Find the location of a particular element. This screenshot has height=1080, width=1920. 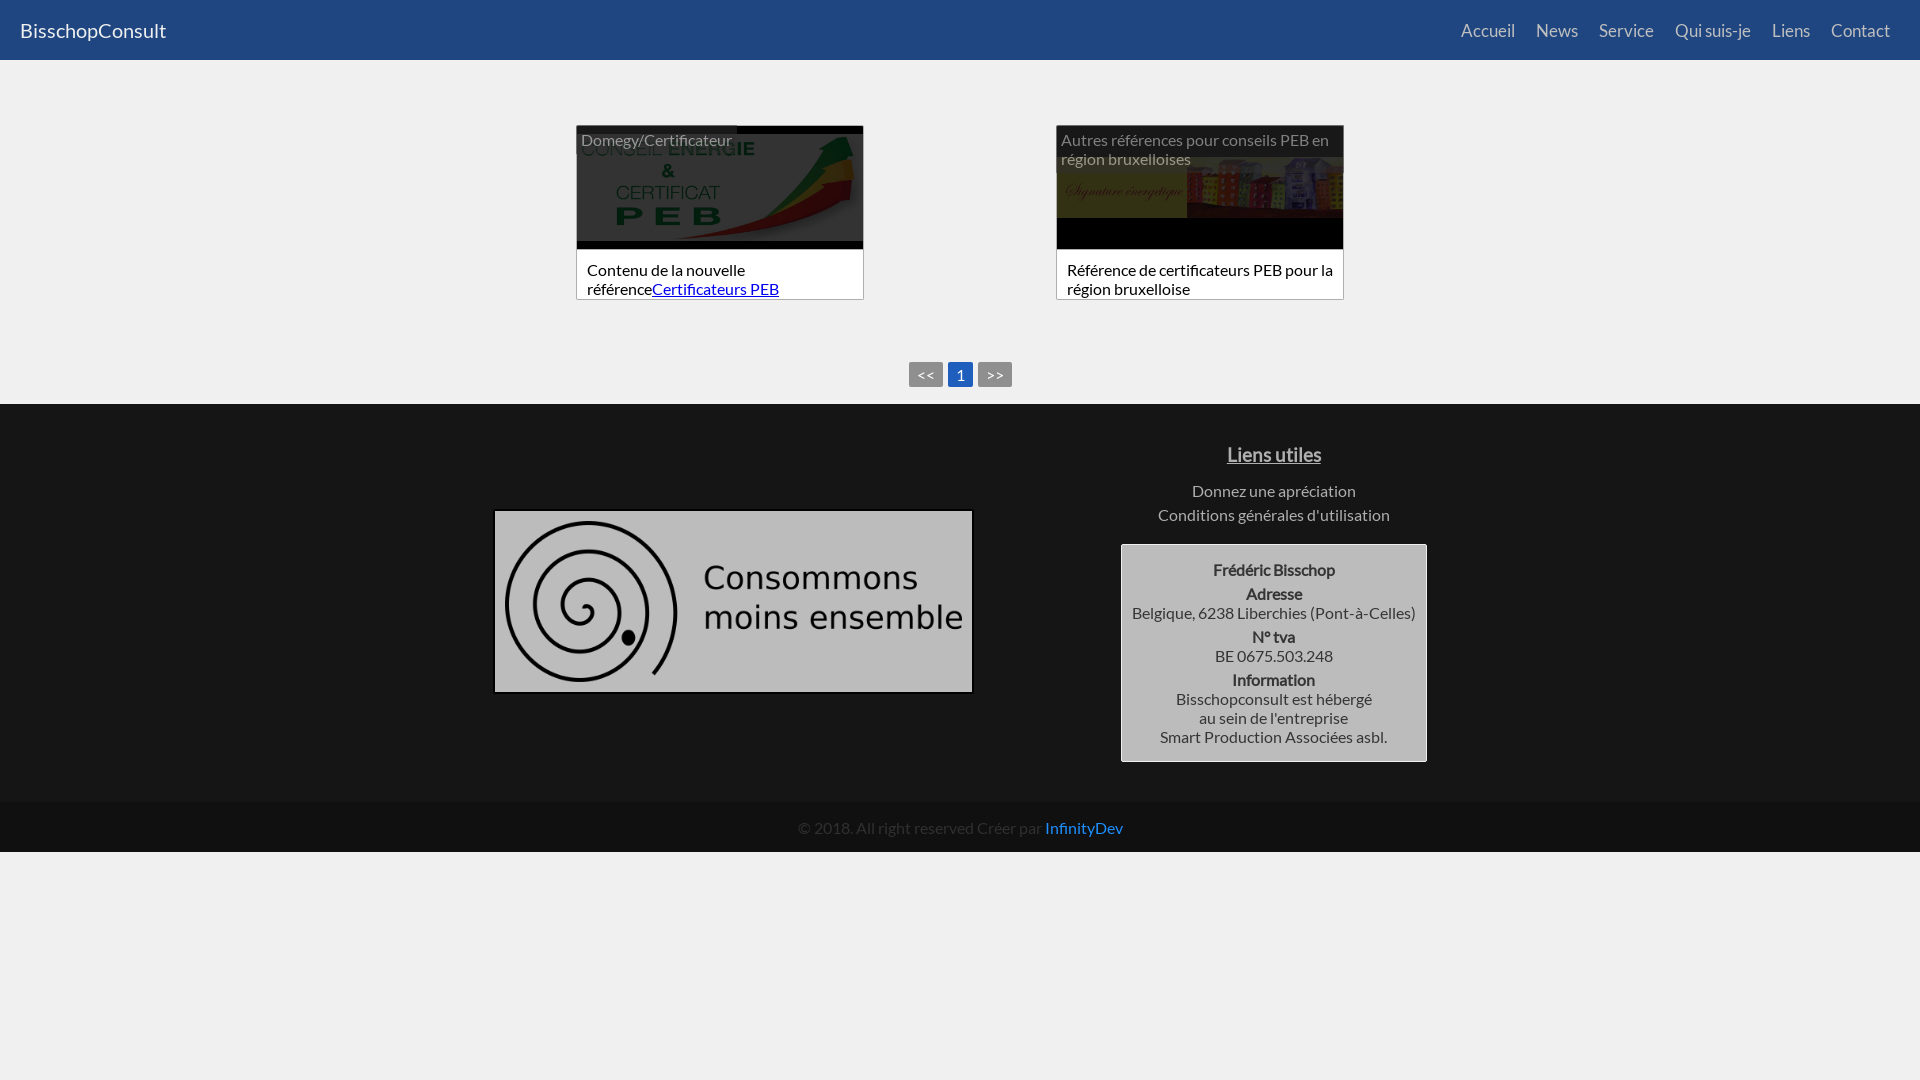

'Accueil' is located at coordinates (1487, 30).